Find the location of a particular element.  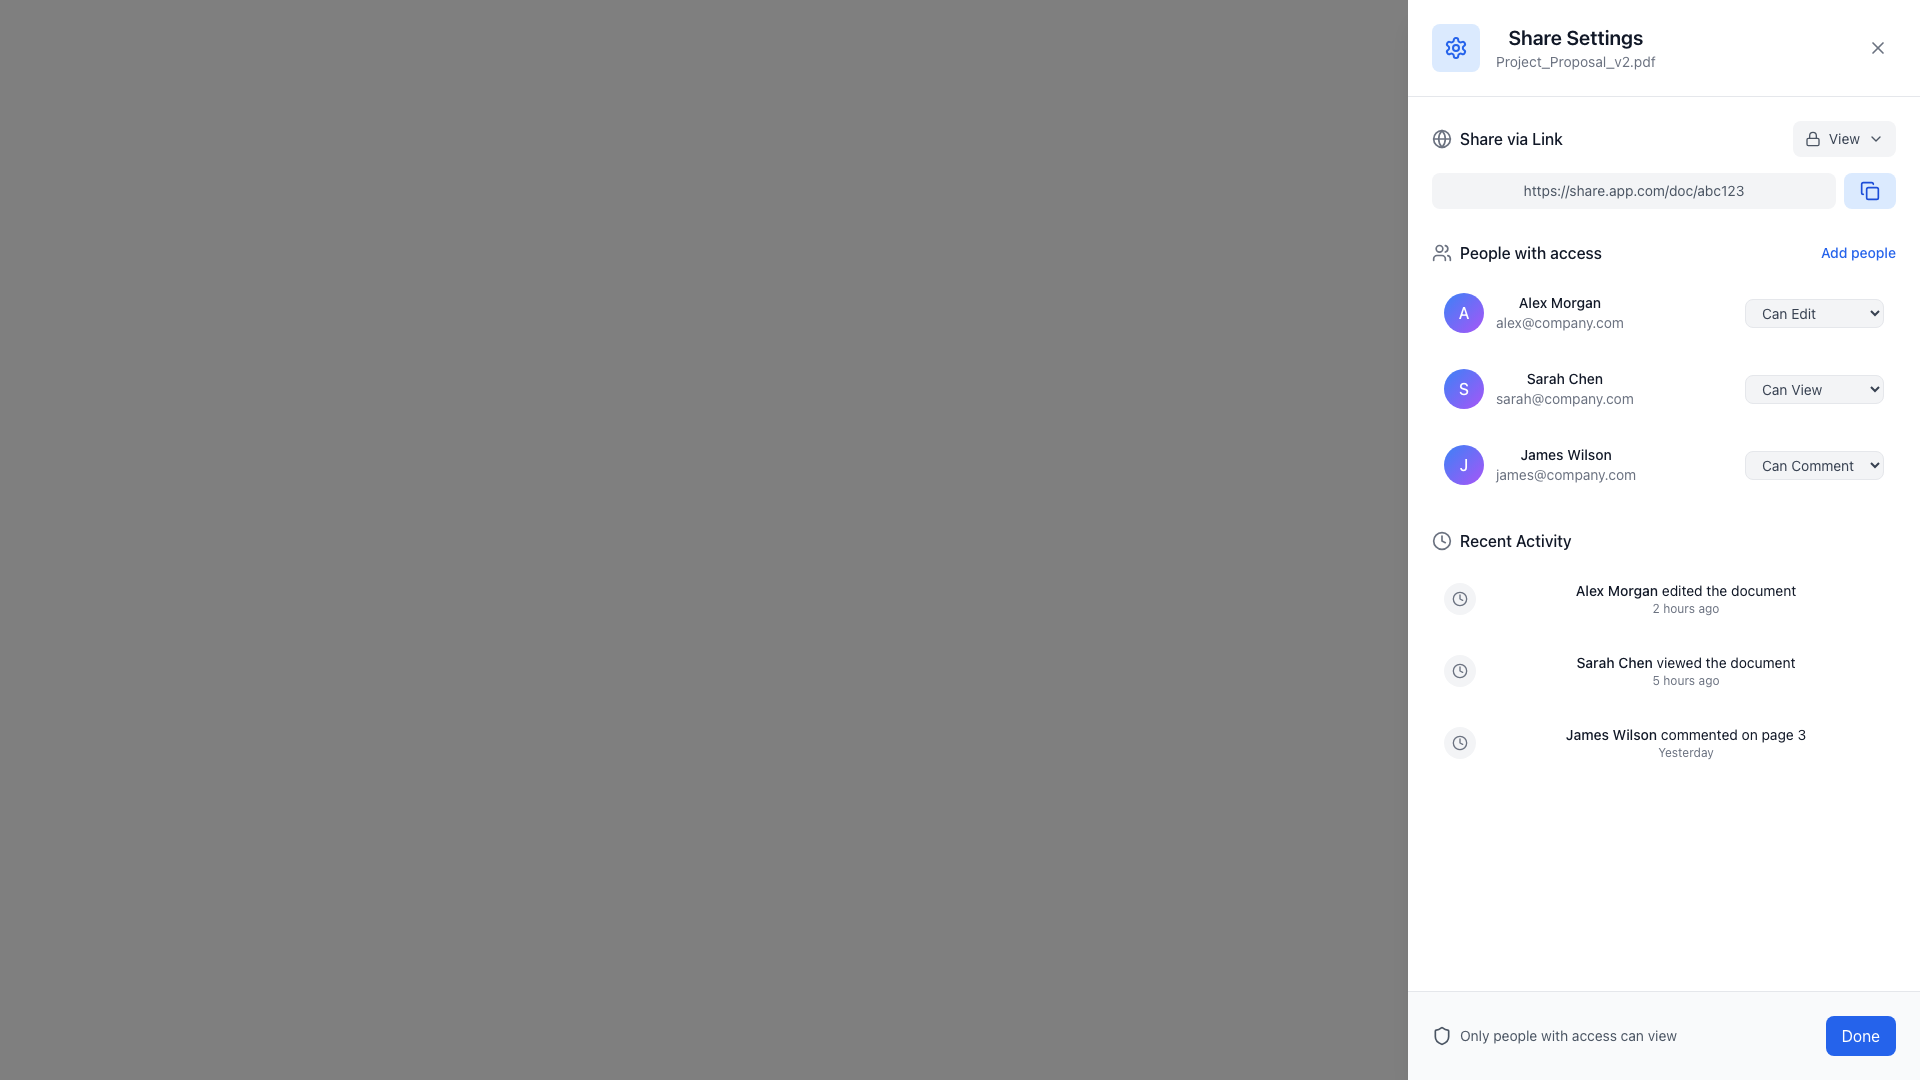

the text element that reads 'Only people with access can view', which is styled in a dimmer color and located at the bottom-right corner of the interface, next to a shield icon is located at coordinates (1567, 1035).